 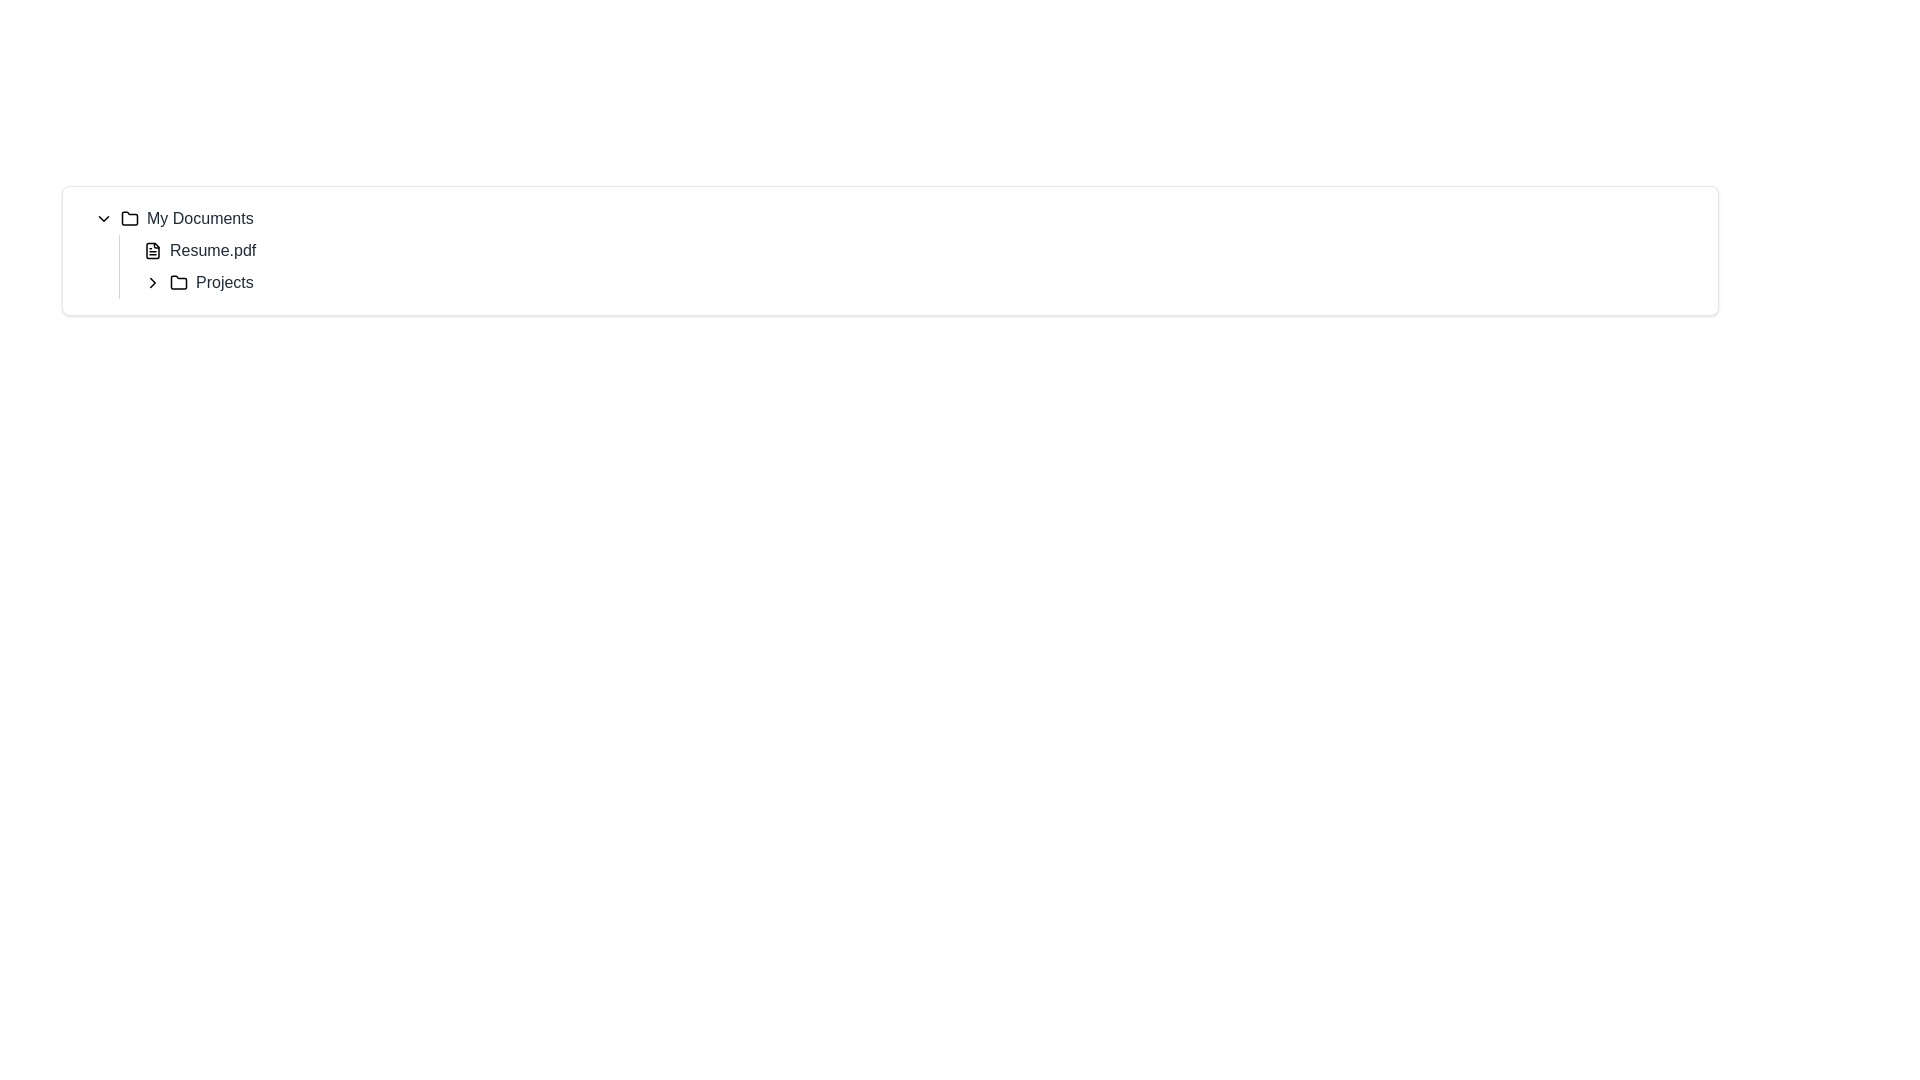 I want to click on the downward pointing chevron icon located before the folder icon and 'My Documents' text, so click(x=103, y=219).